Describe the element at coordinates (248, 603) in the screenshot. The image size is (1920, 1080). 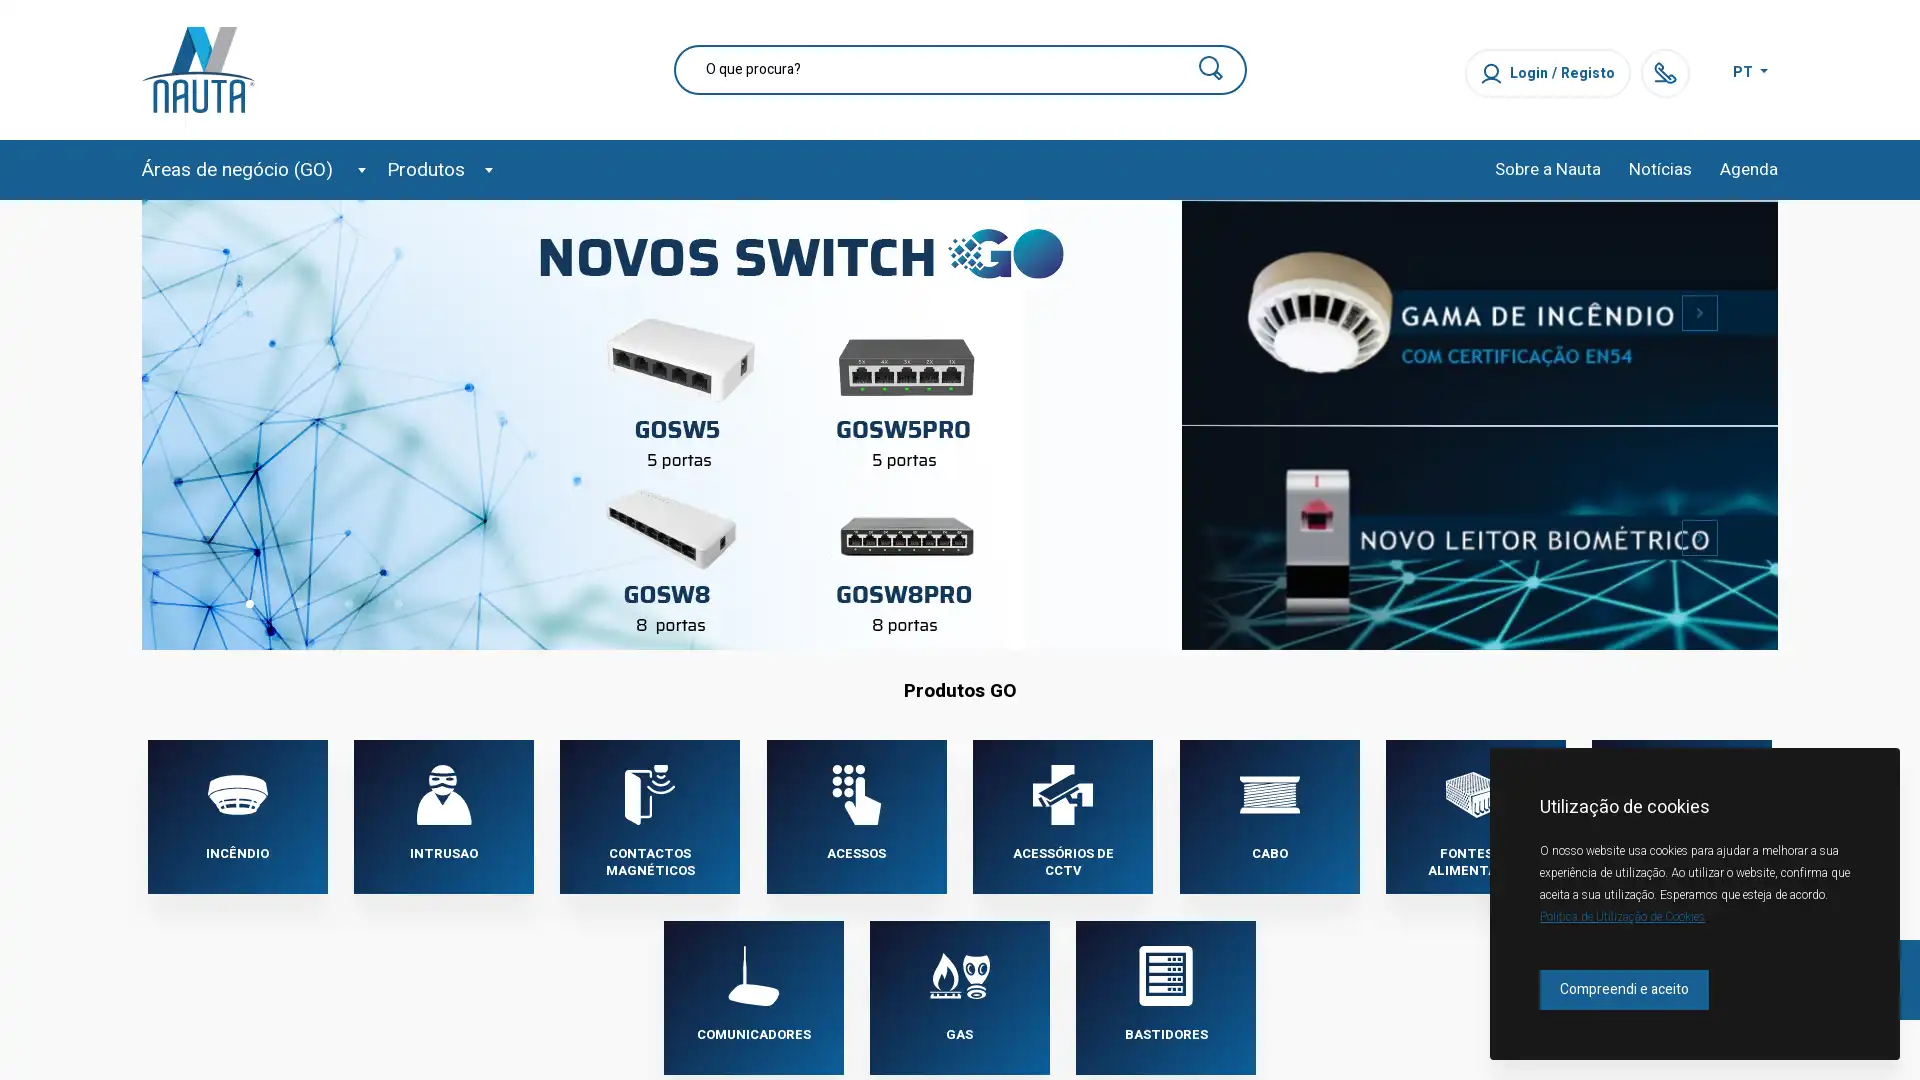
I see `Go to slide 1` at that location.